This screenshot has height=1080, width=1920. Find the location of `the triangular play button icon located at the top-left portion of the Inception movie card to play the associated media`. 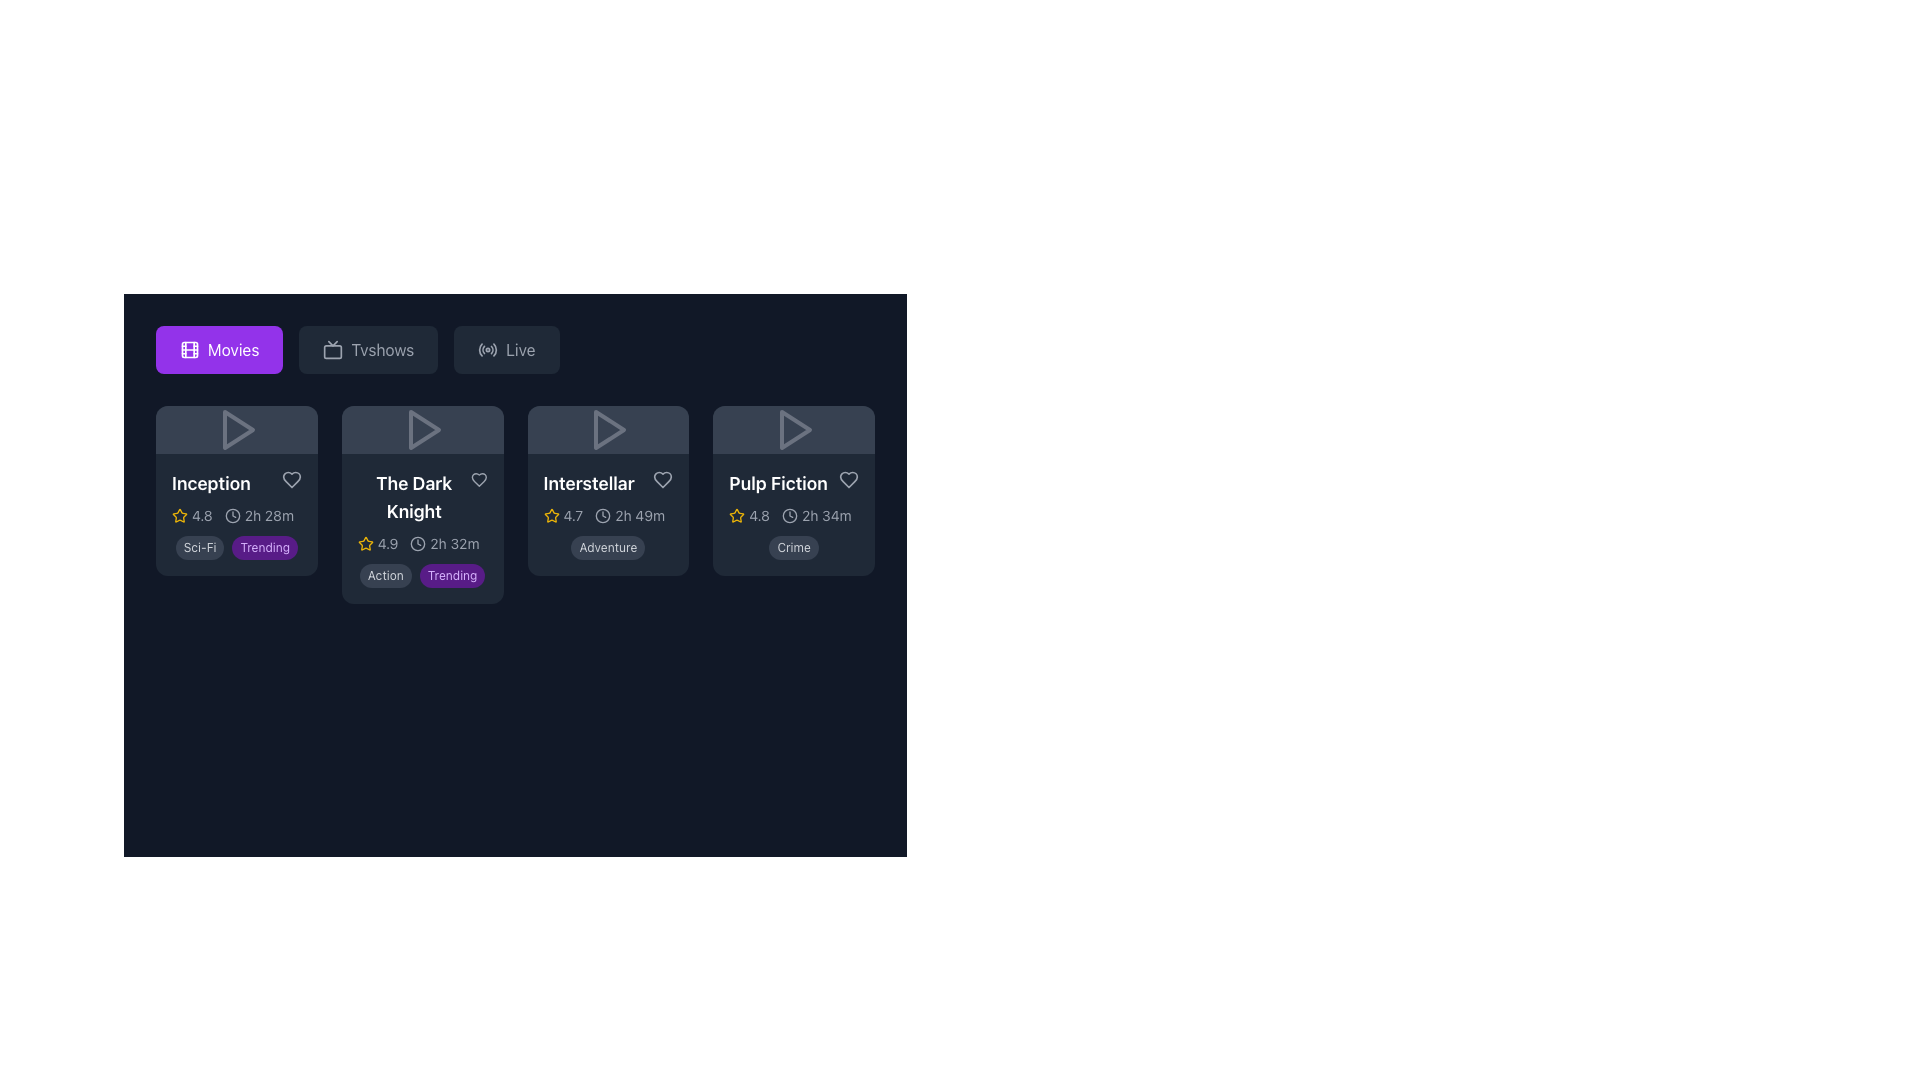

the triangular play button icon located at the top-left portion of the Inception movie card to play the associated media is located at coordinates (236, 428).